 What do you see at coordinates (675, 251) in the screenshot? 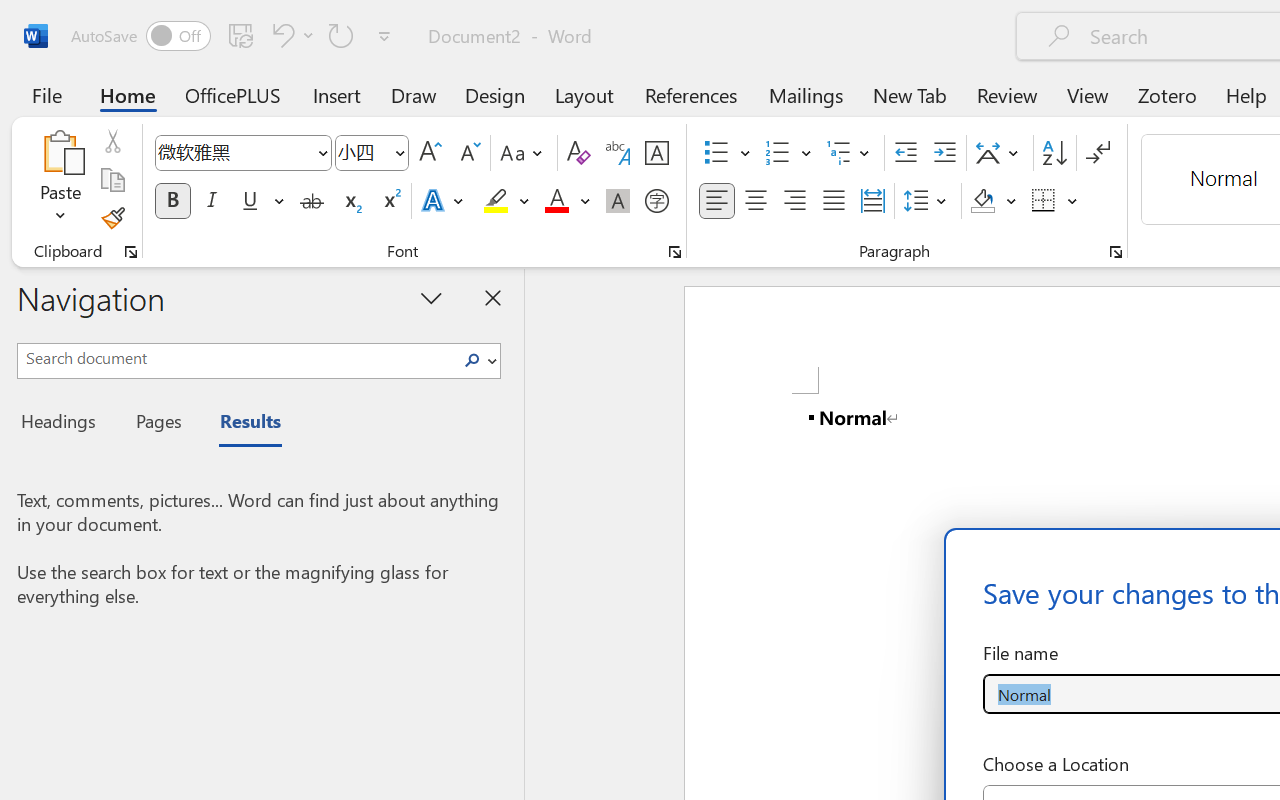
I see `'Font...'` at bounding box center [675, 251].